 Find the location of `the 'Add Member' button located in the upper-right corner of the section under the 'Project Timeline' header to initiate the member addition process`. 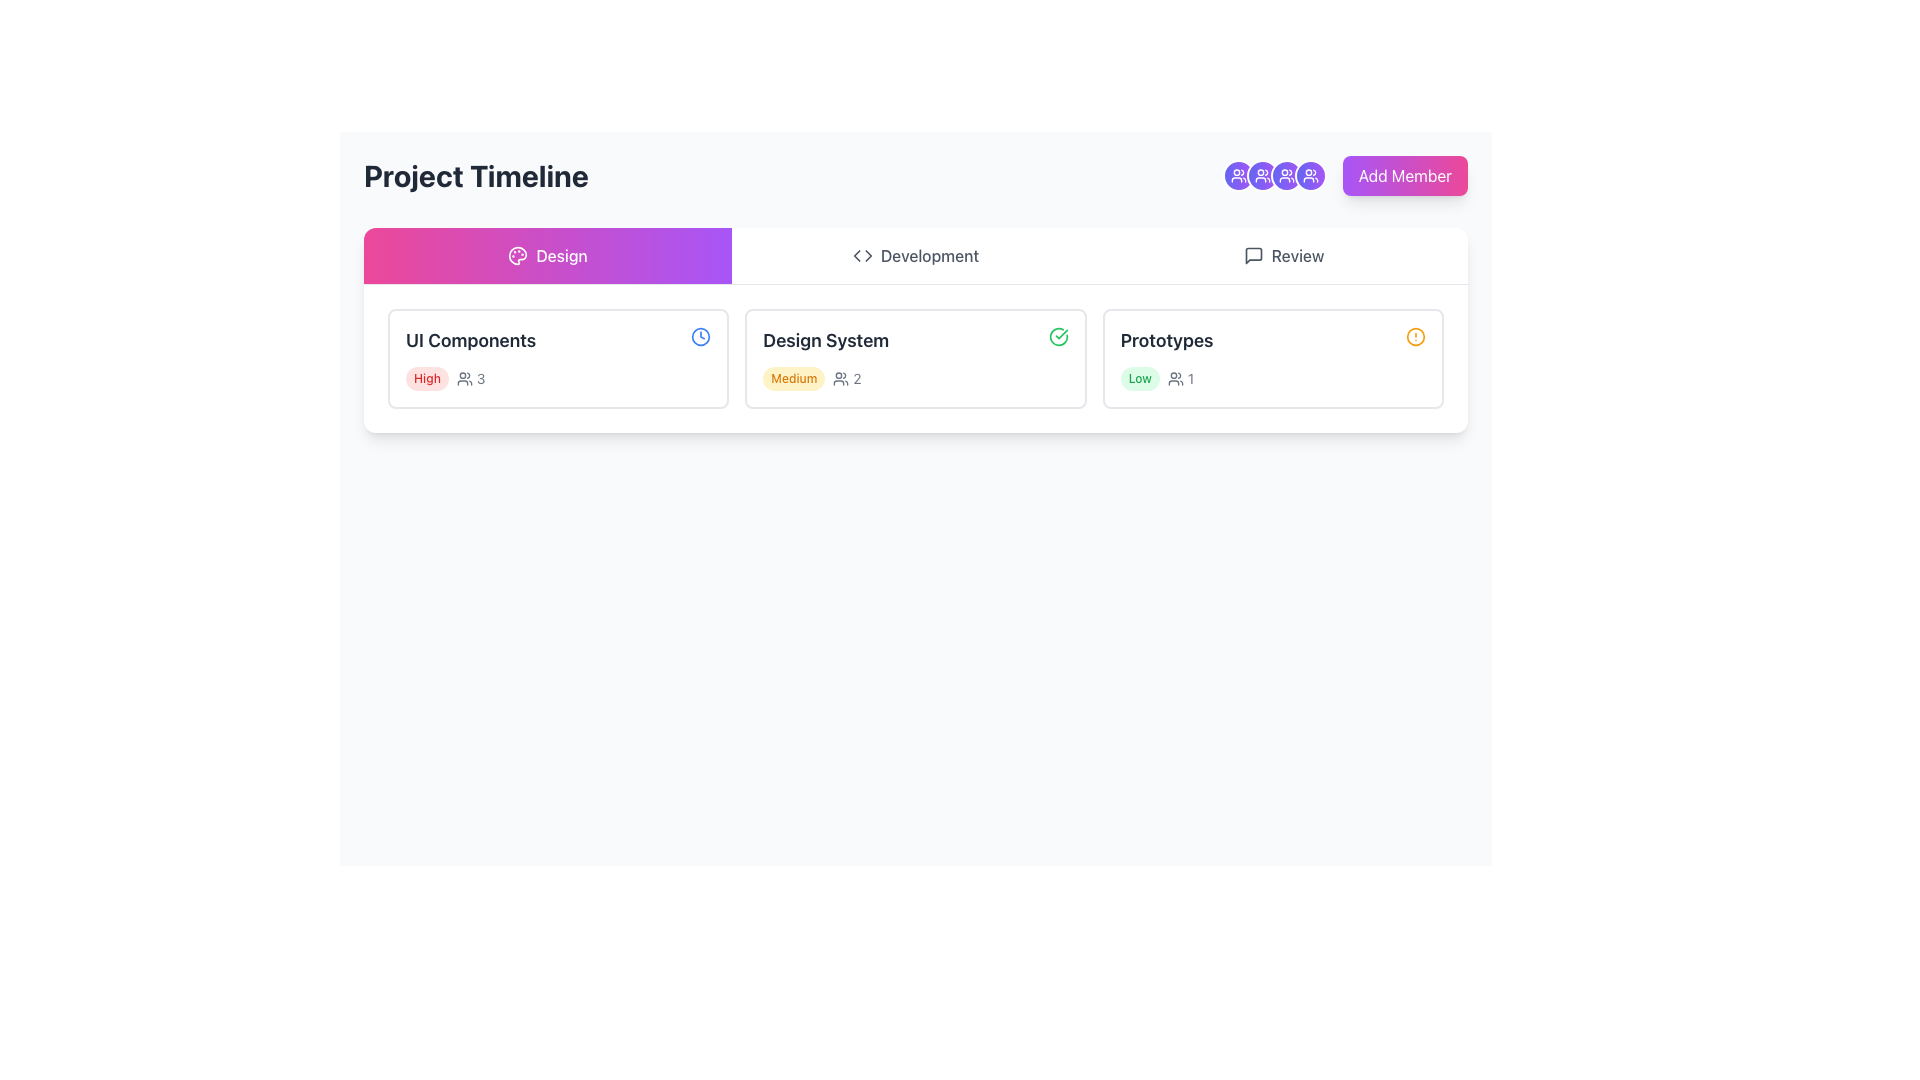

the 'Add Member' button located in the upper-right corner of the section under the 'Project Timeline' header to initiate the member addition process is located at coordinates (1345, 175).